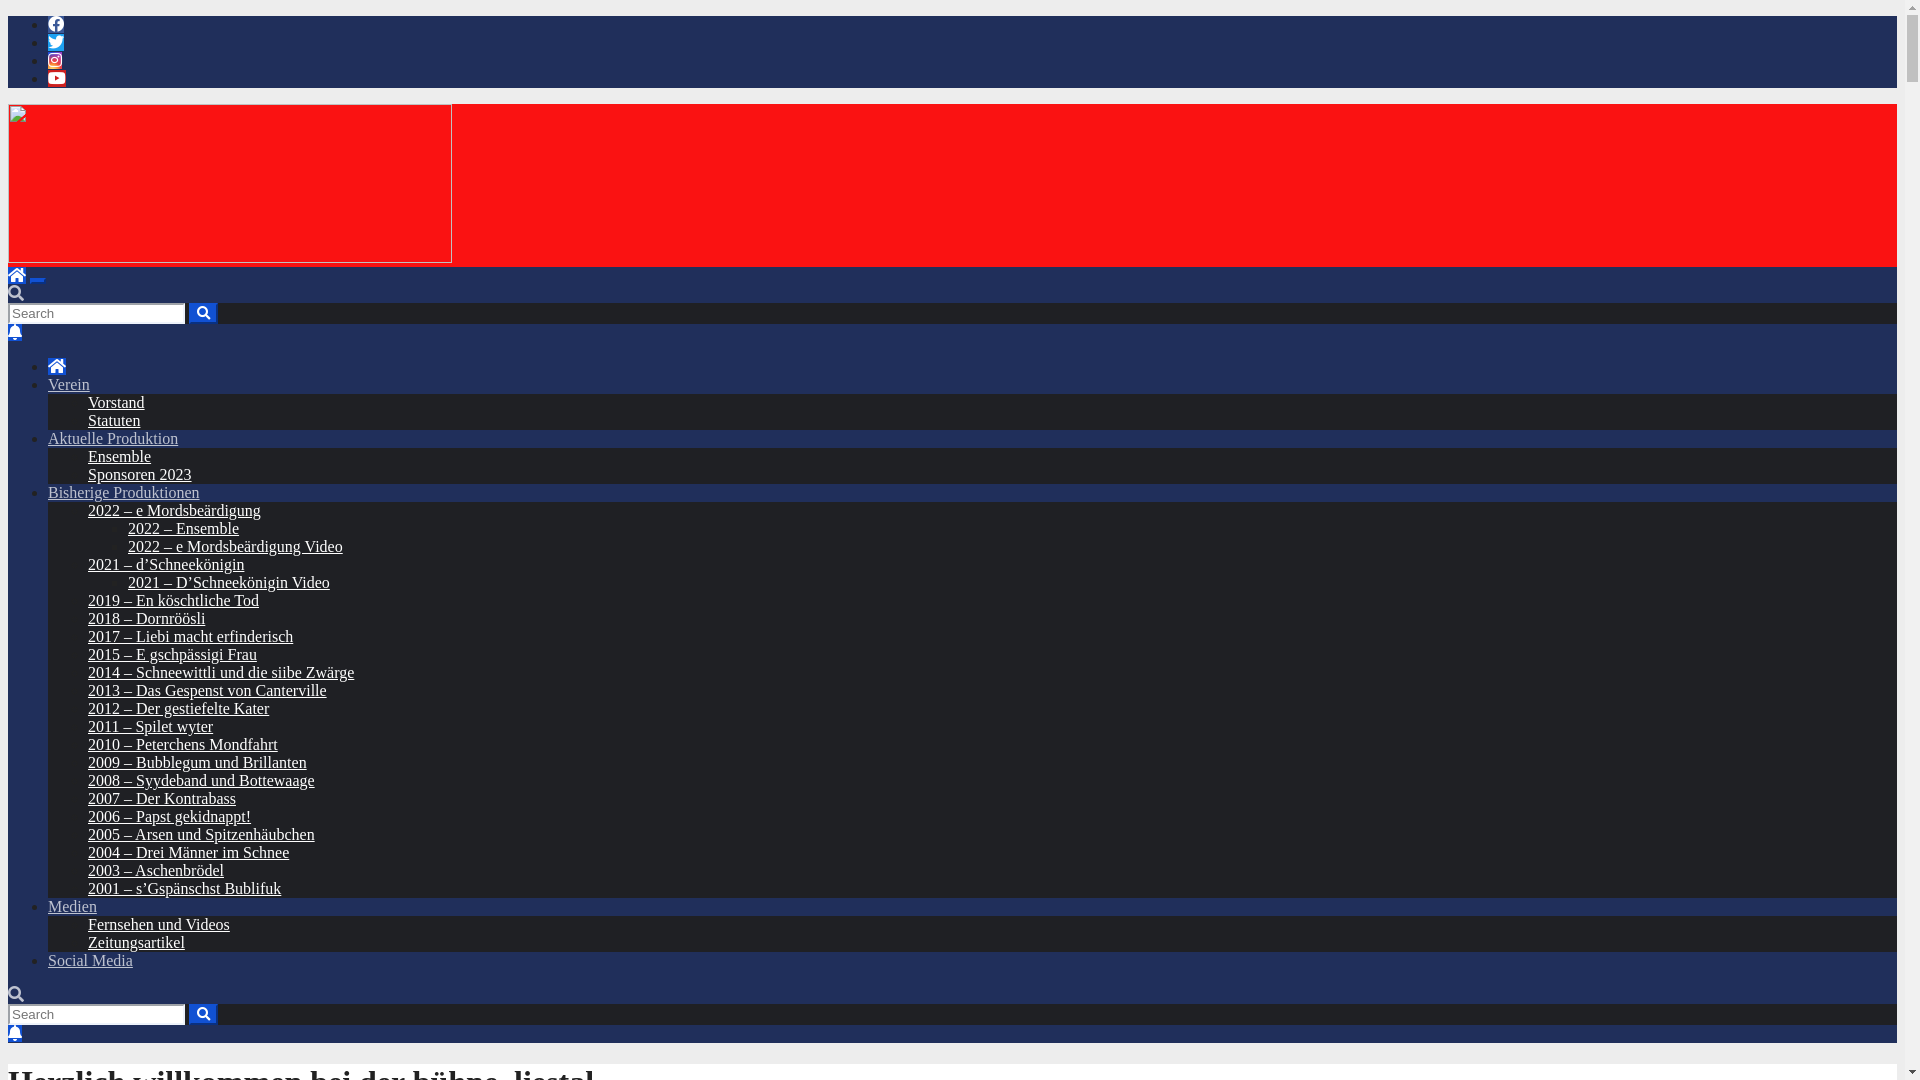 The width and height of the screenshot is (1920, 1080). Describe the element at coordinates (7, 15) in the screenshot. I see `'Skip to content'` at that location.